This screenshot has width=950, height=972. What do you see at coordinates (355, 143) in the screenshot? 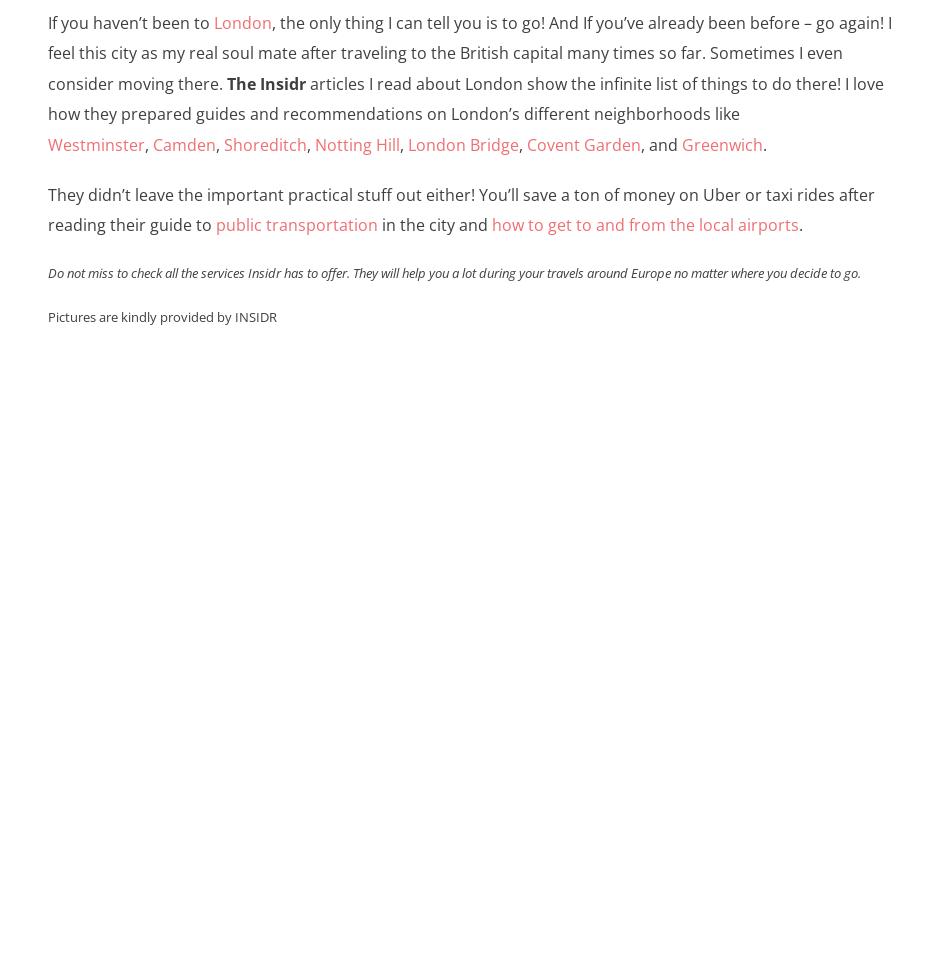
I see `'Notting Hill'` at bounding box center [355, 143].